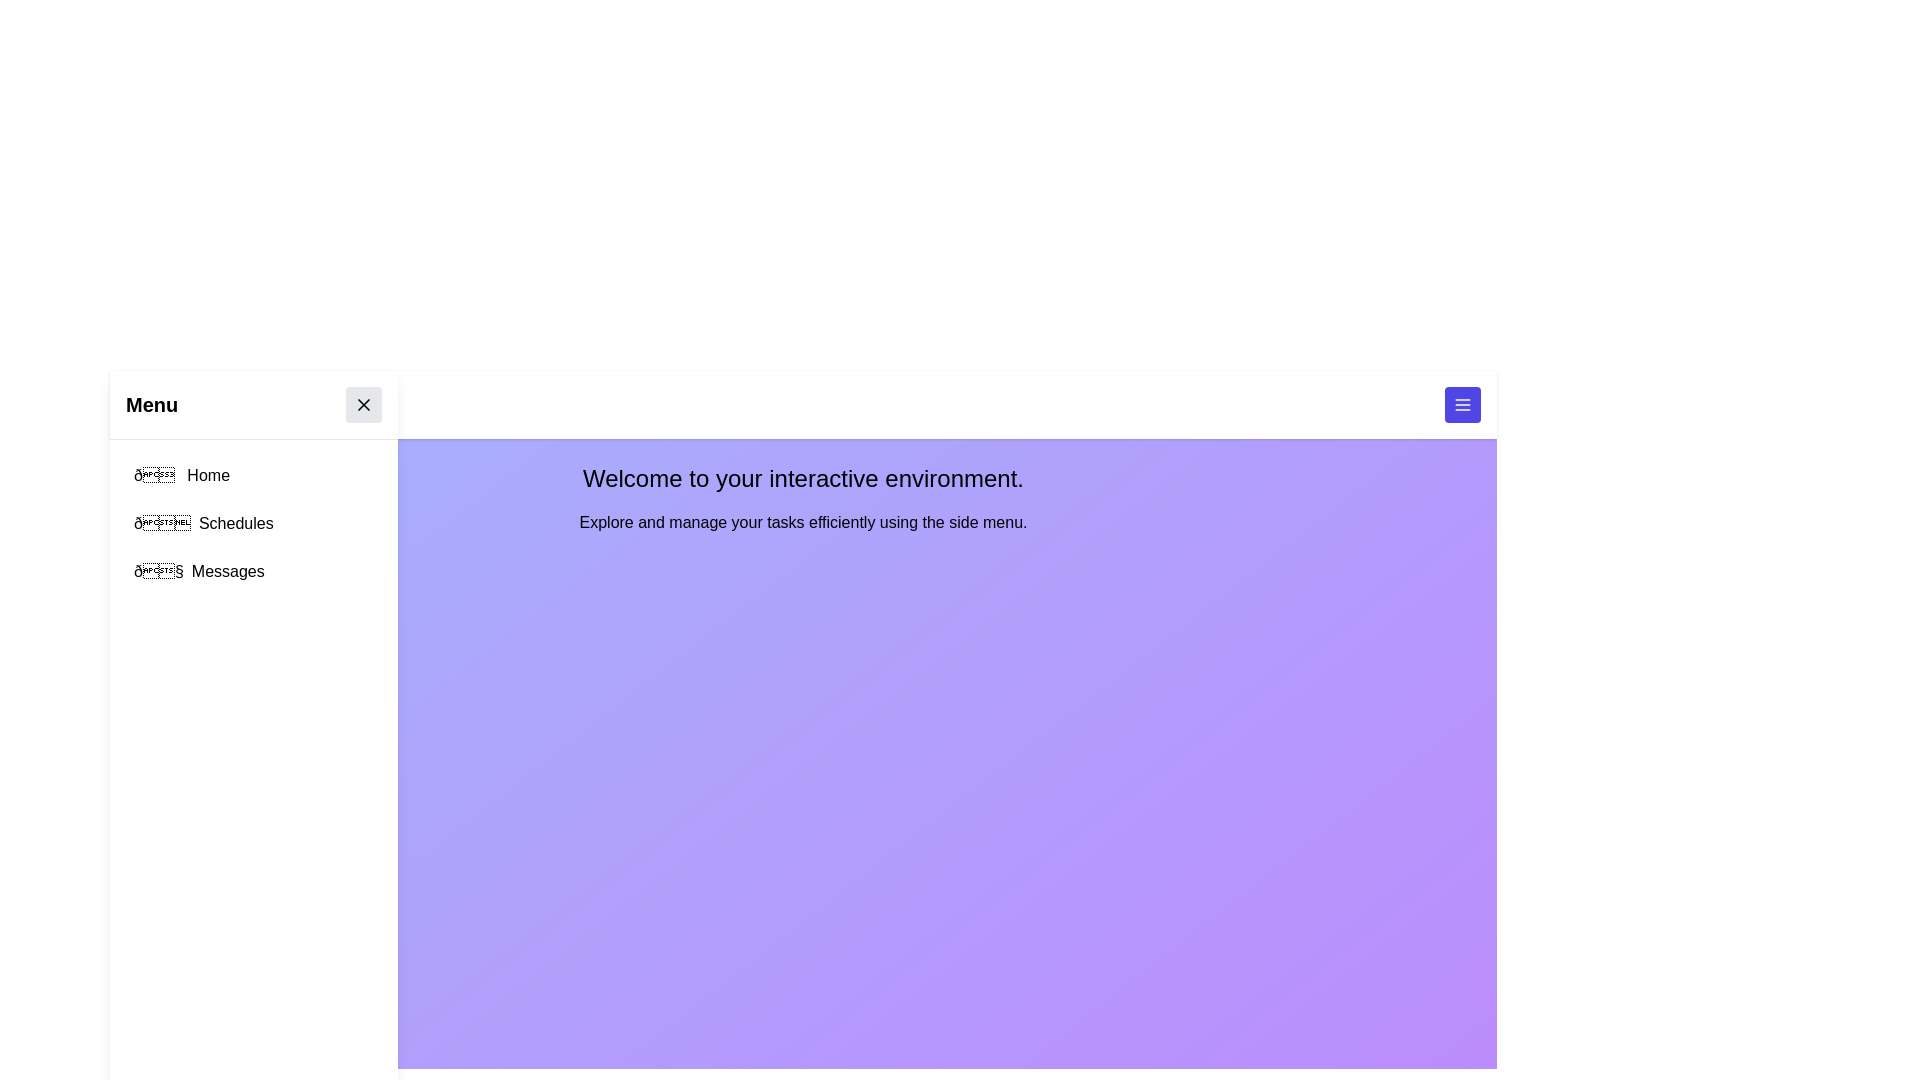  I want to click on the rounded rectangle button with a blue-indigo background and white horizontal lines, located at the top-right corner of the interface beside the 'Dashboard' text, so click(1463, 405).